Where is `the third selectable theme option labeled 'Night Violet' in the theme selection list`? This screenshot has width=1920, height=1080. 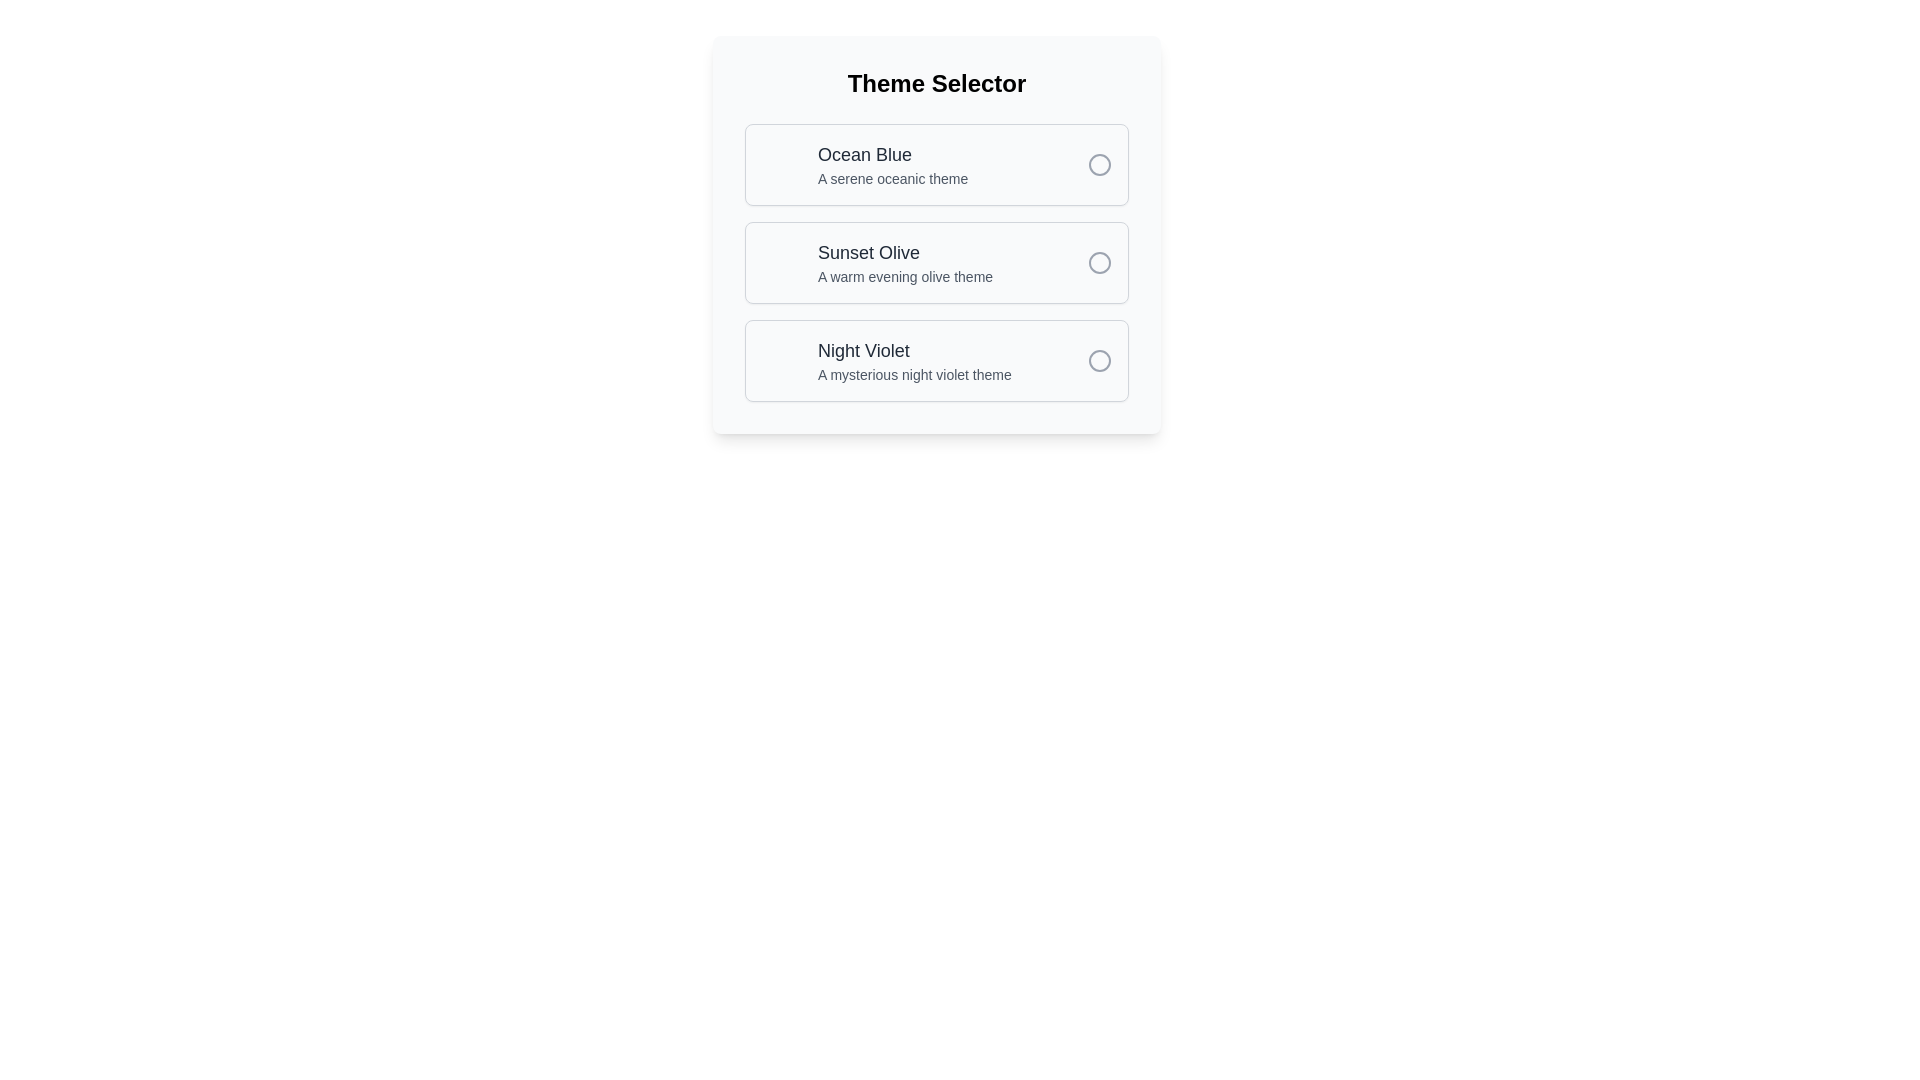
the third selectable theme option labeled 'Night Violet' in the theme selection list is located at coordinates (935, 361).